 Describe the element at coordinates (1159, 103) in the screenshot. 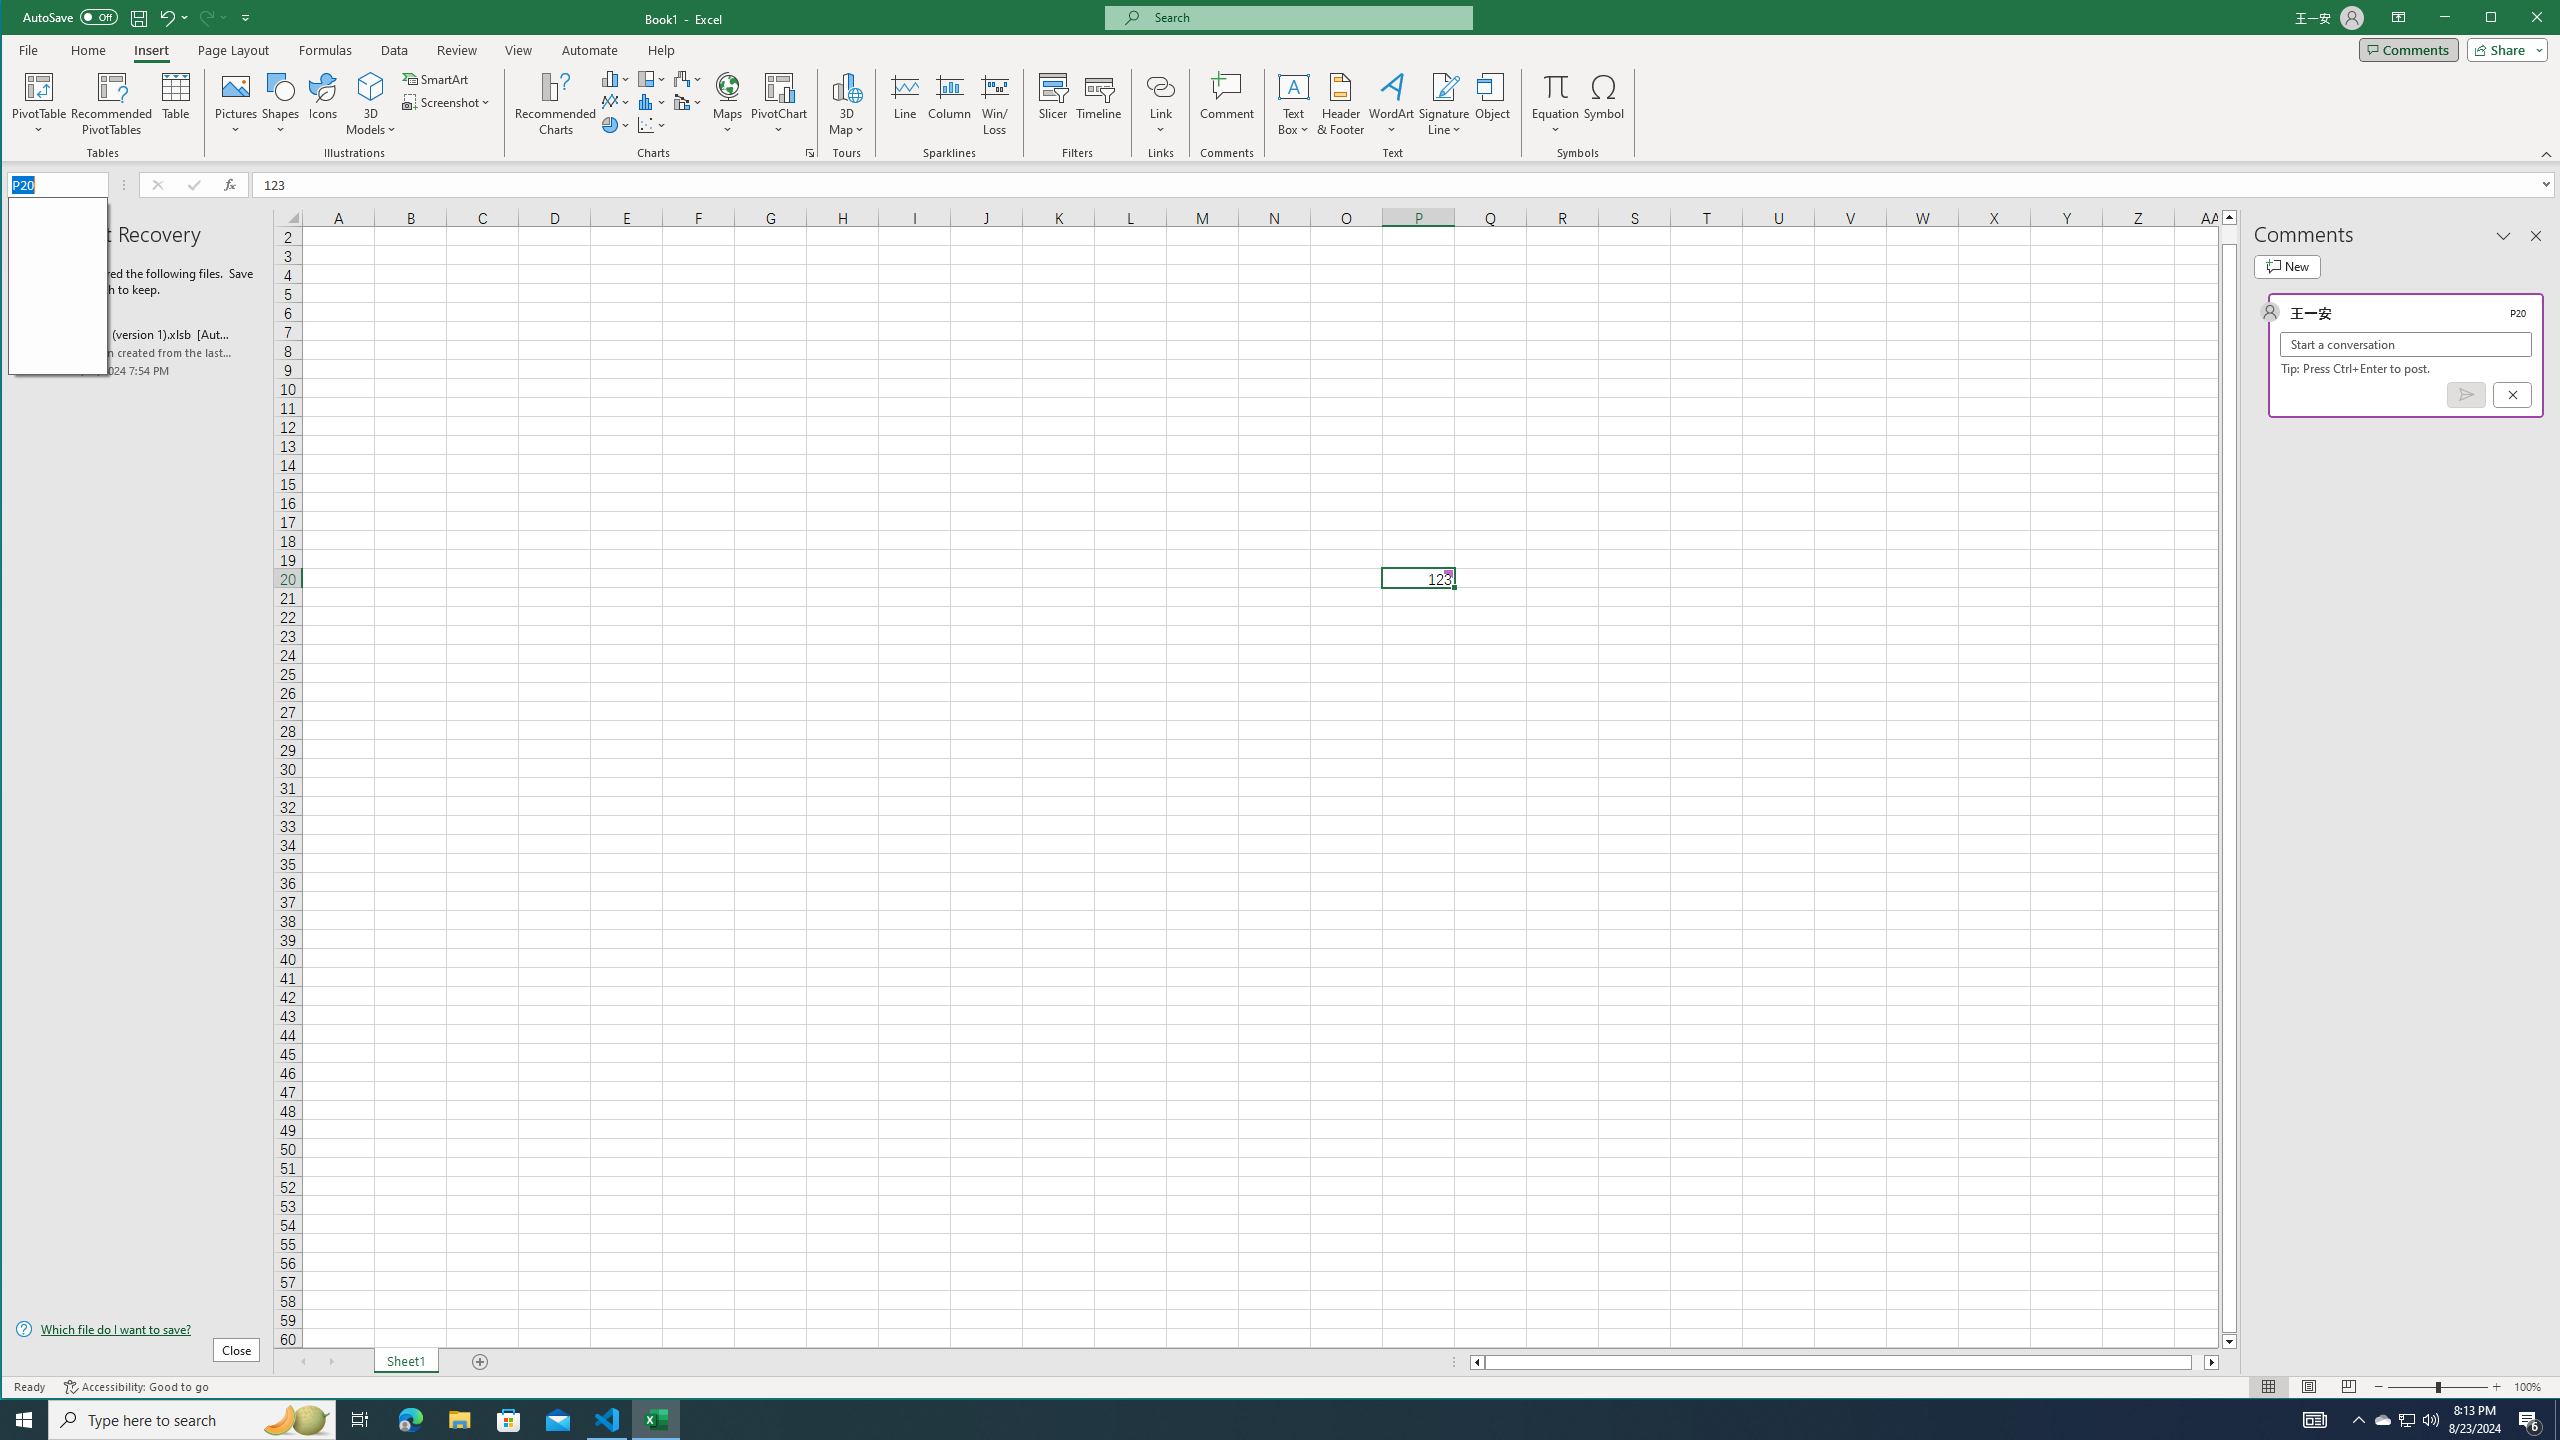

I see `'Link'` at that location.